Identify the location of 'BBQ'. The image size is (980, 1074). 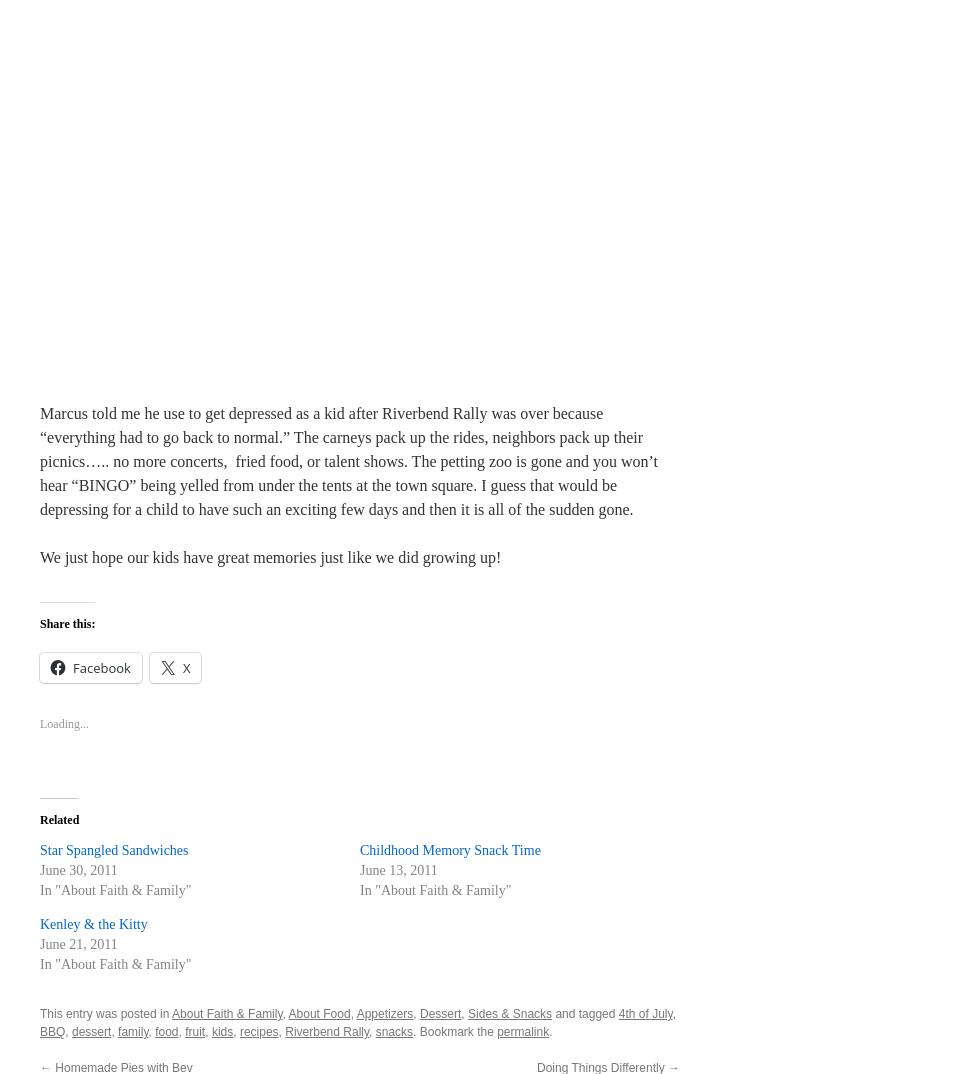
(52, 1032).